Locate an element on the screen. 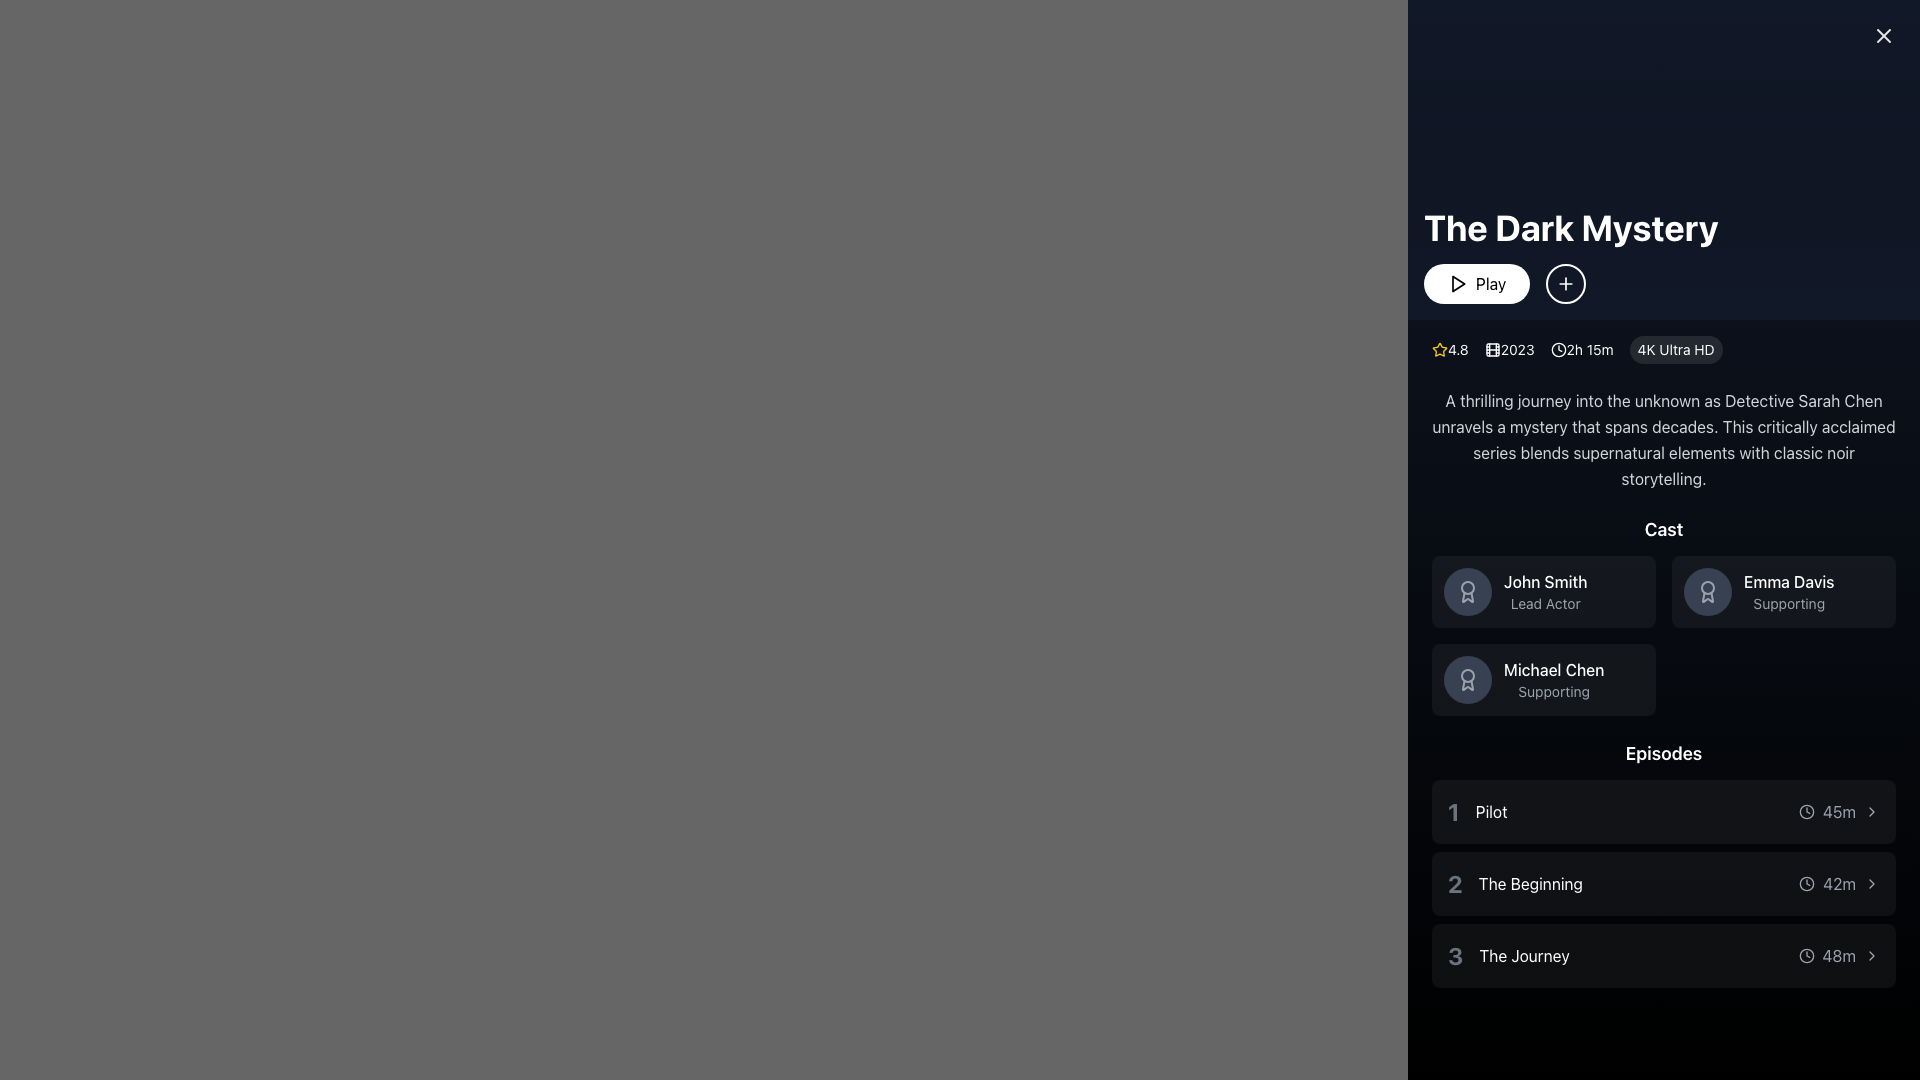 The image size is (1920, 1080). the static text label indicating the duration of the third episode 'The Journey', which shows the time length of 48 minutes, positioned in the third row of episodes, to the right of a clock icon is located at coordinates (1839, 955).